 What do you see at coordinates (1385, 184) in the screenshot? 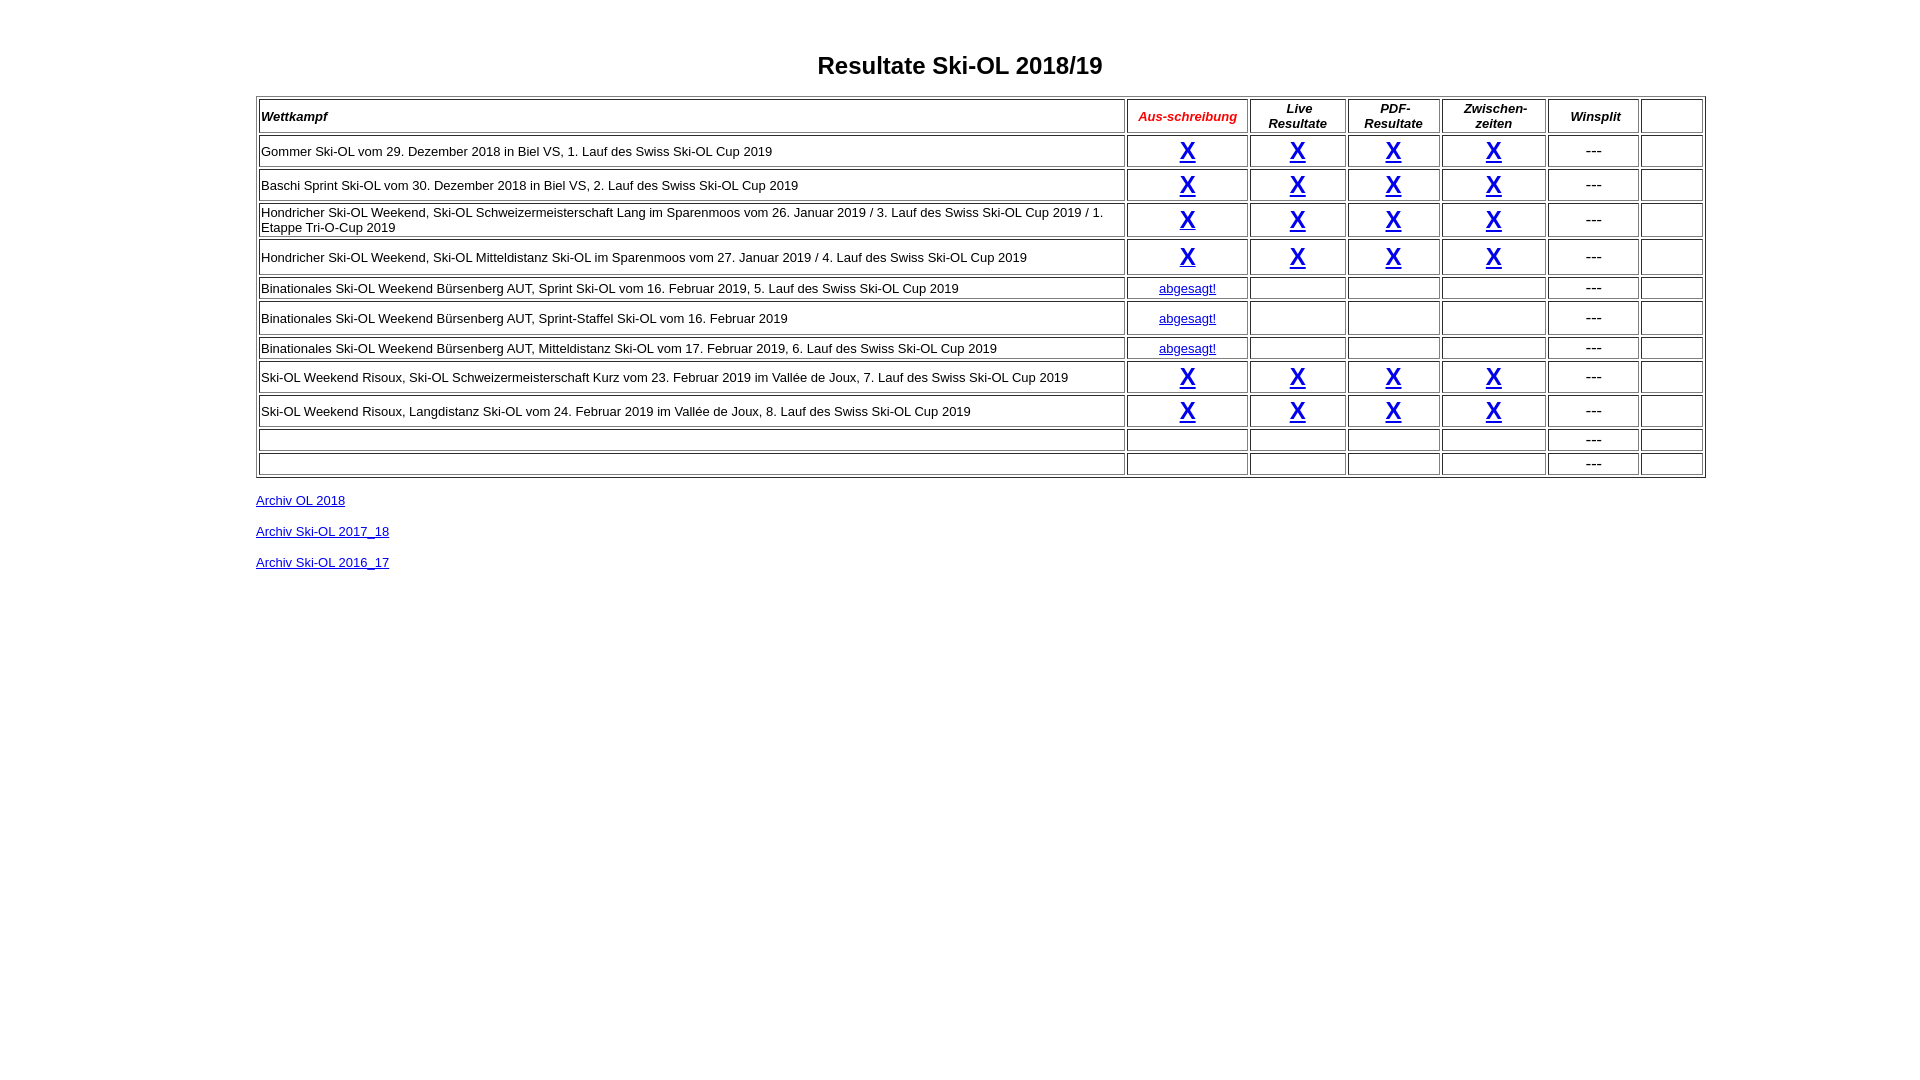
I see `'X'` at bounding box center [1385, 184].